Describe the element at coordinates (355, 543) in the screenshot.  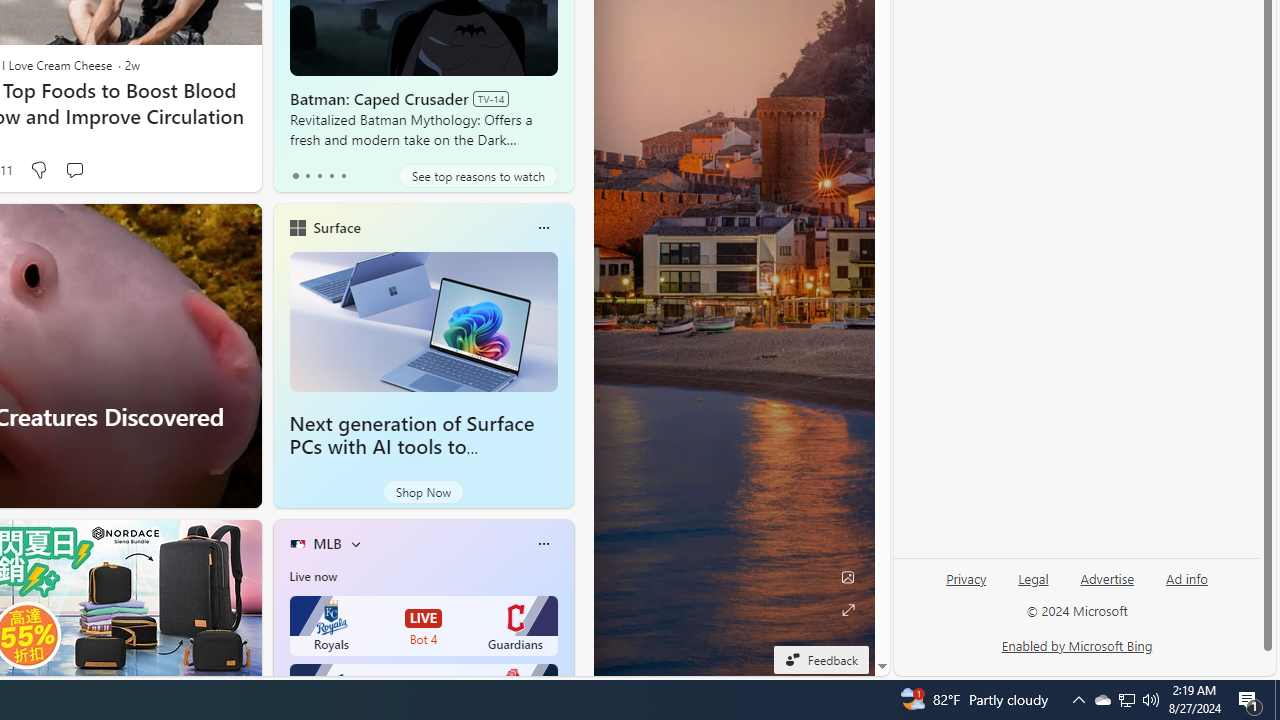
I see `'More interests'` at that location.